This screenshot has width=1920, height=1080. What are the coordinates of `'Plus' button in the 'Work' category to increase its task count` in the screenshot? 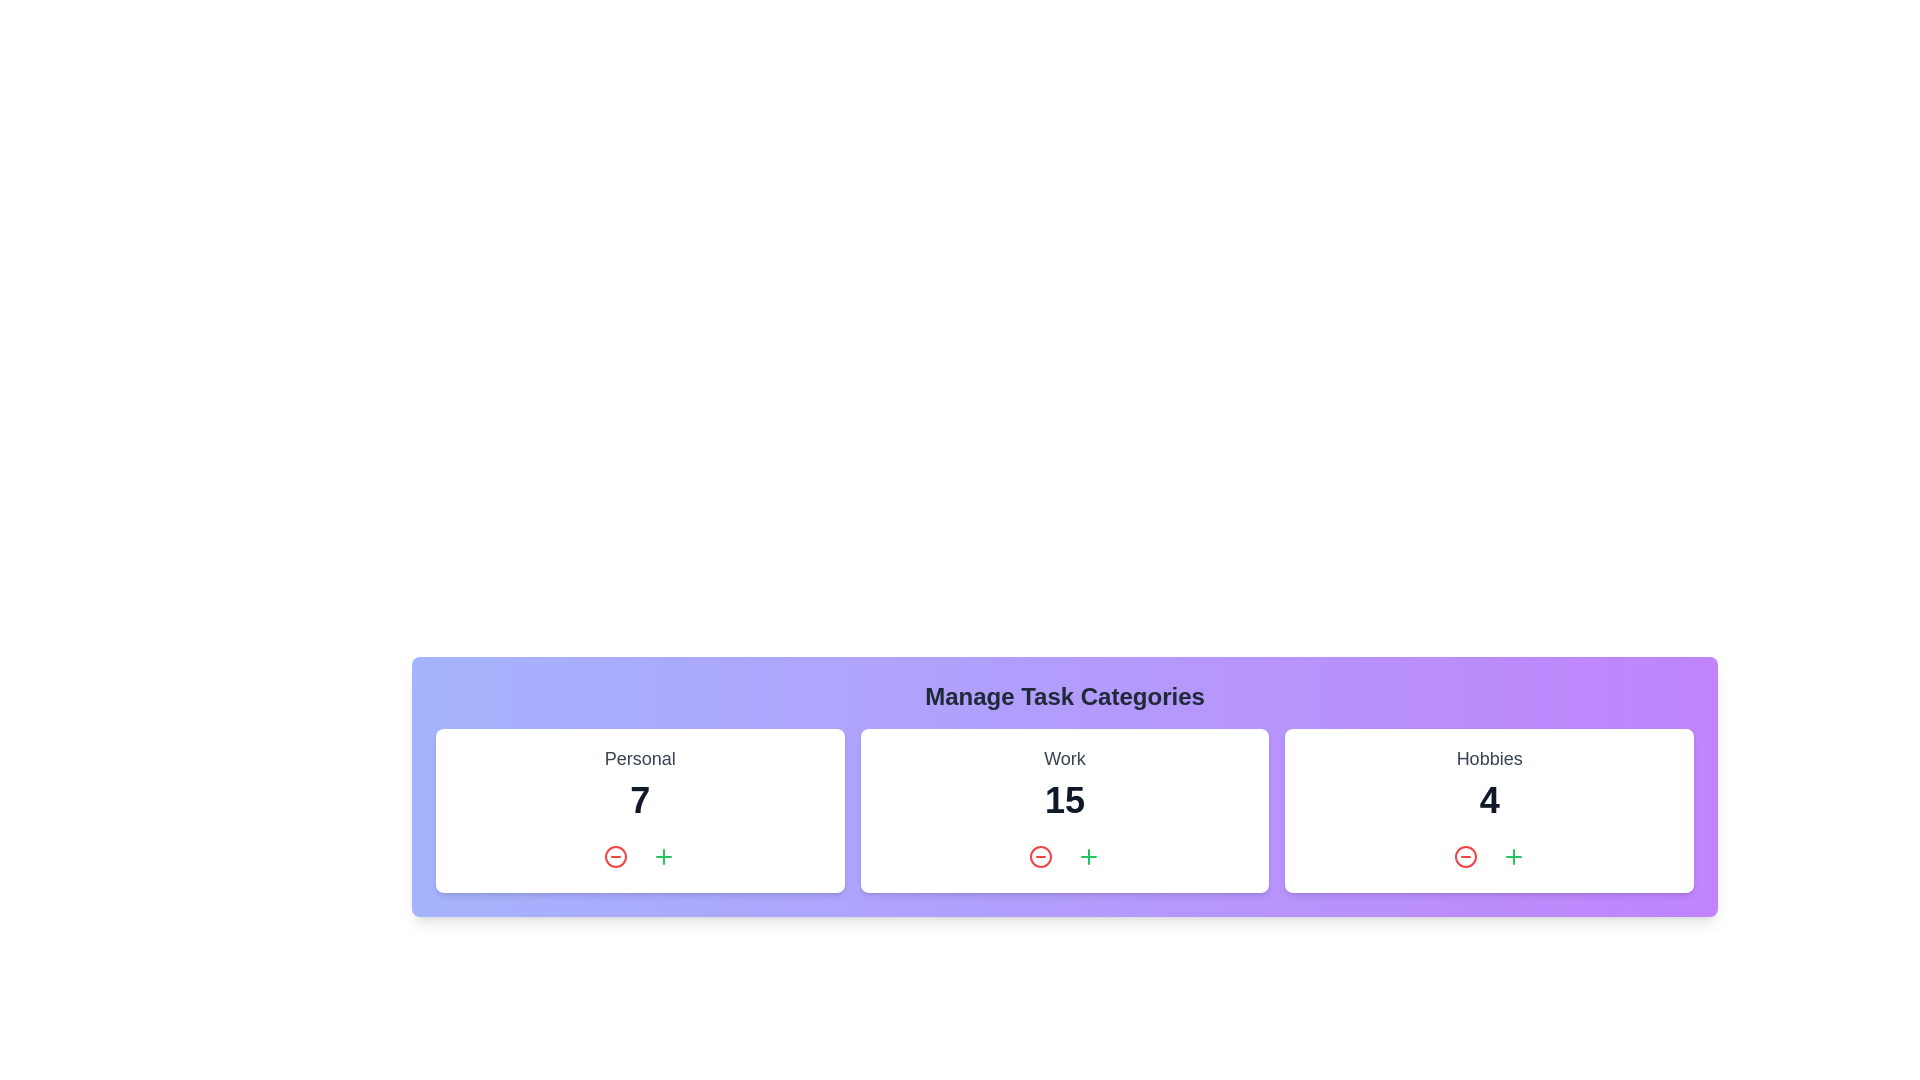 It's located at (1088, 855).